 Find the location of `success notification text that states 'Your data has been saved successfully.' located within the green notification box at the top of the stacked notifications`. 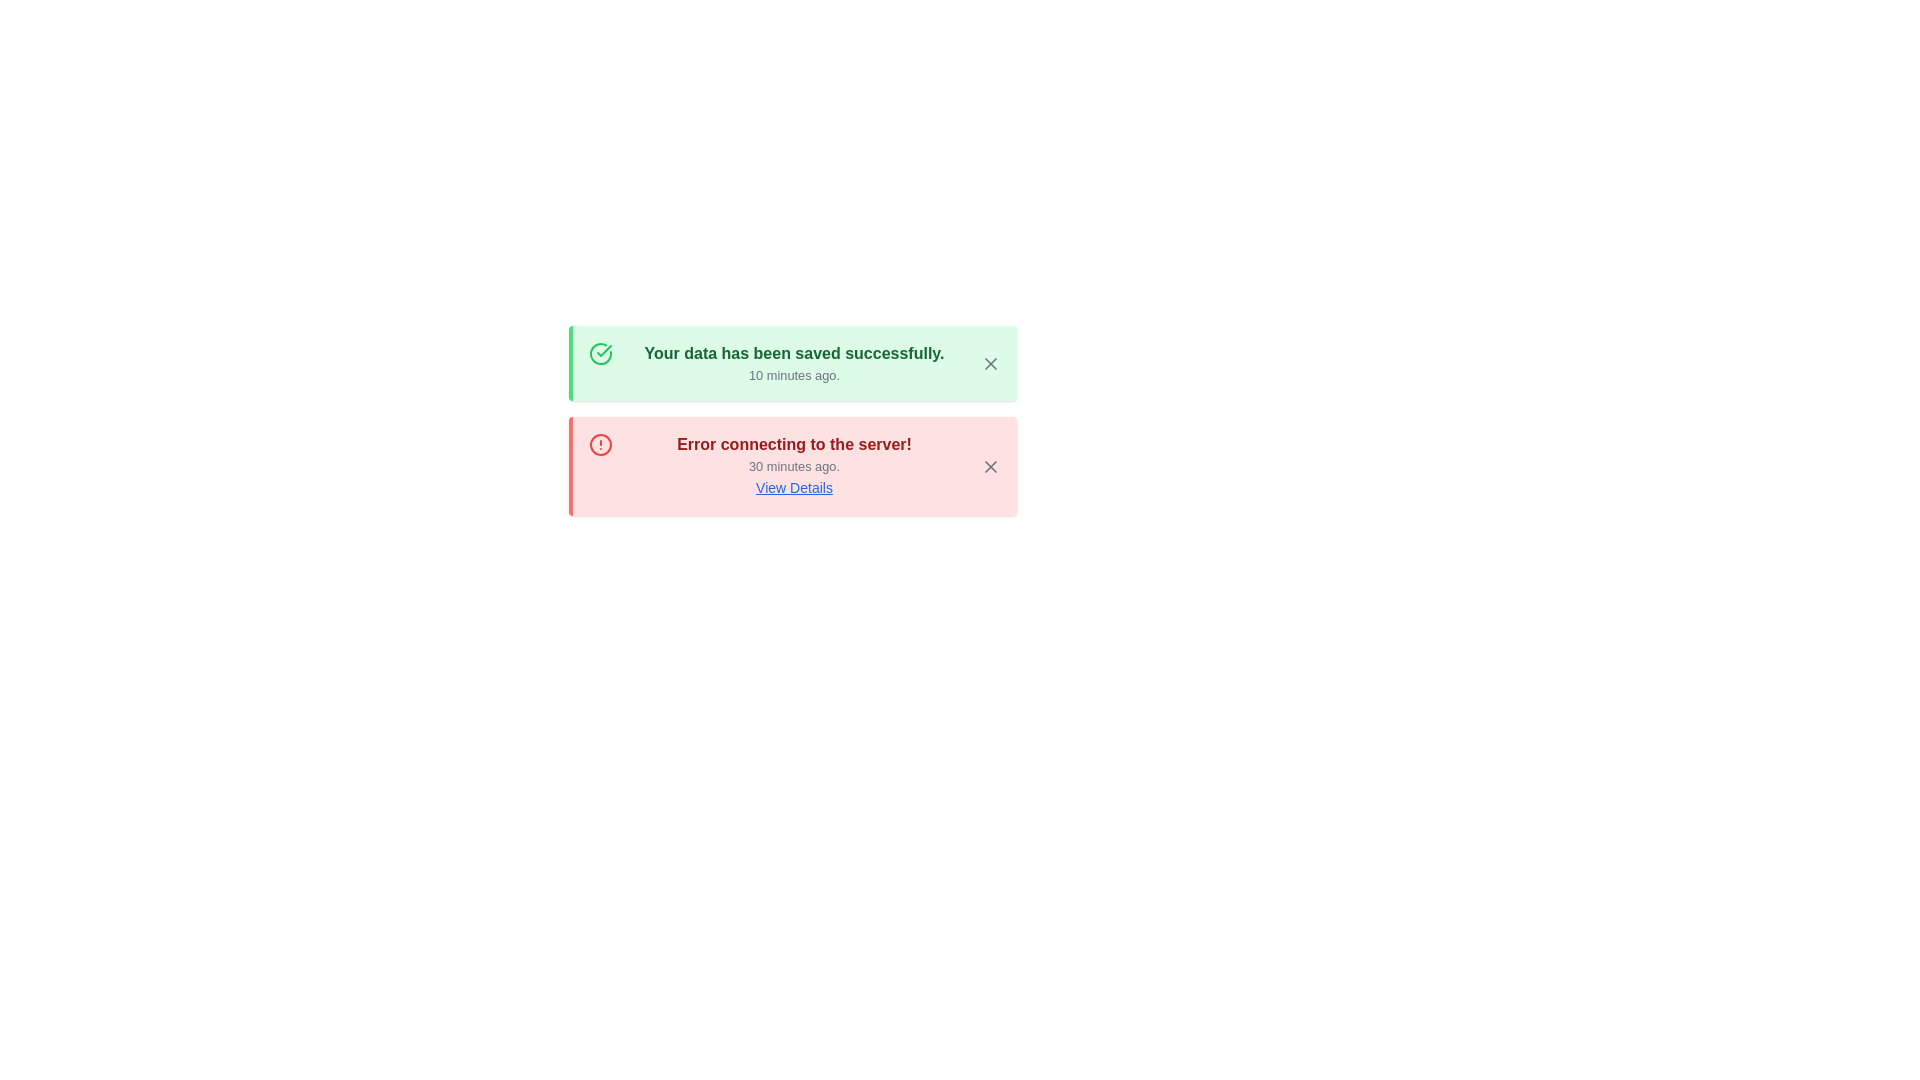

success notification text that states 'Your data has been saved successfully.' located within the green notification box at the top of the stacked notifications is located at coordinates (793, 363).